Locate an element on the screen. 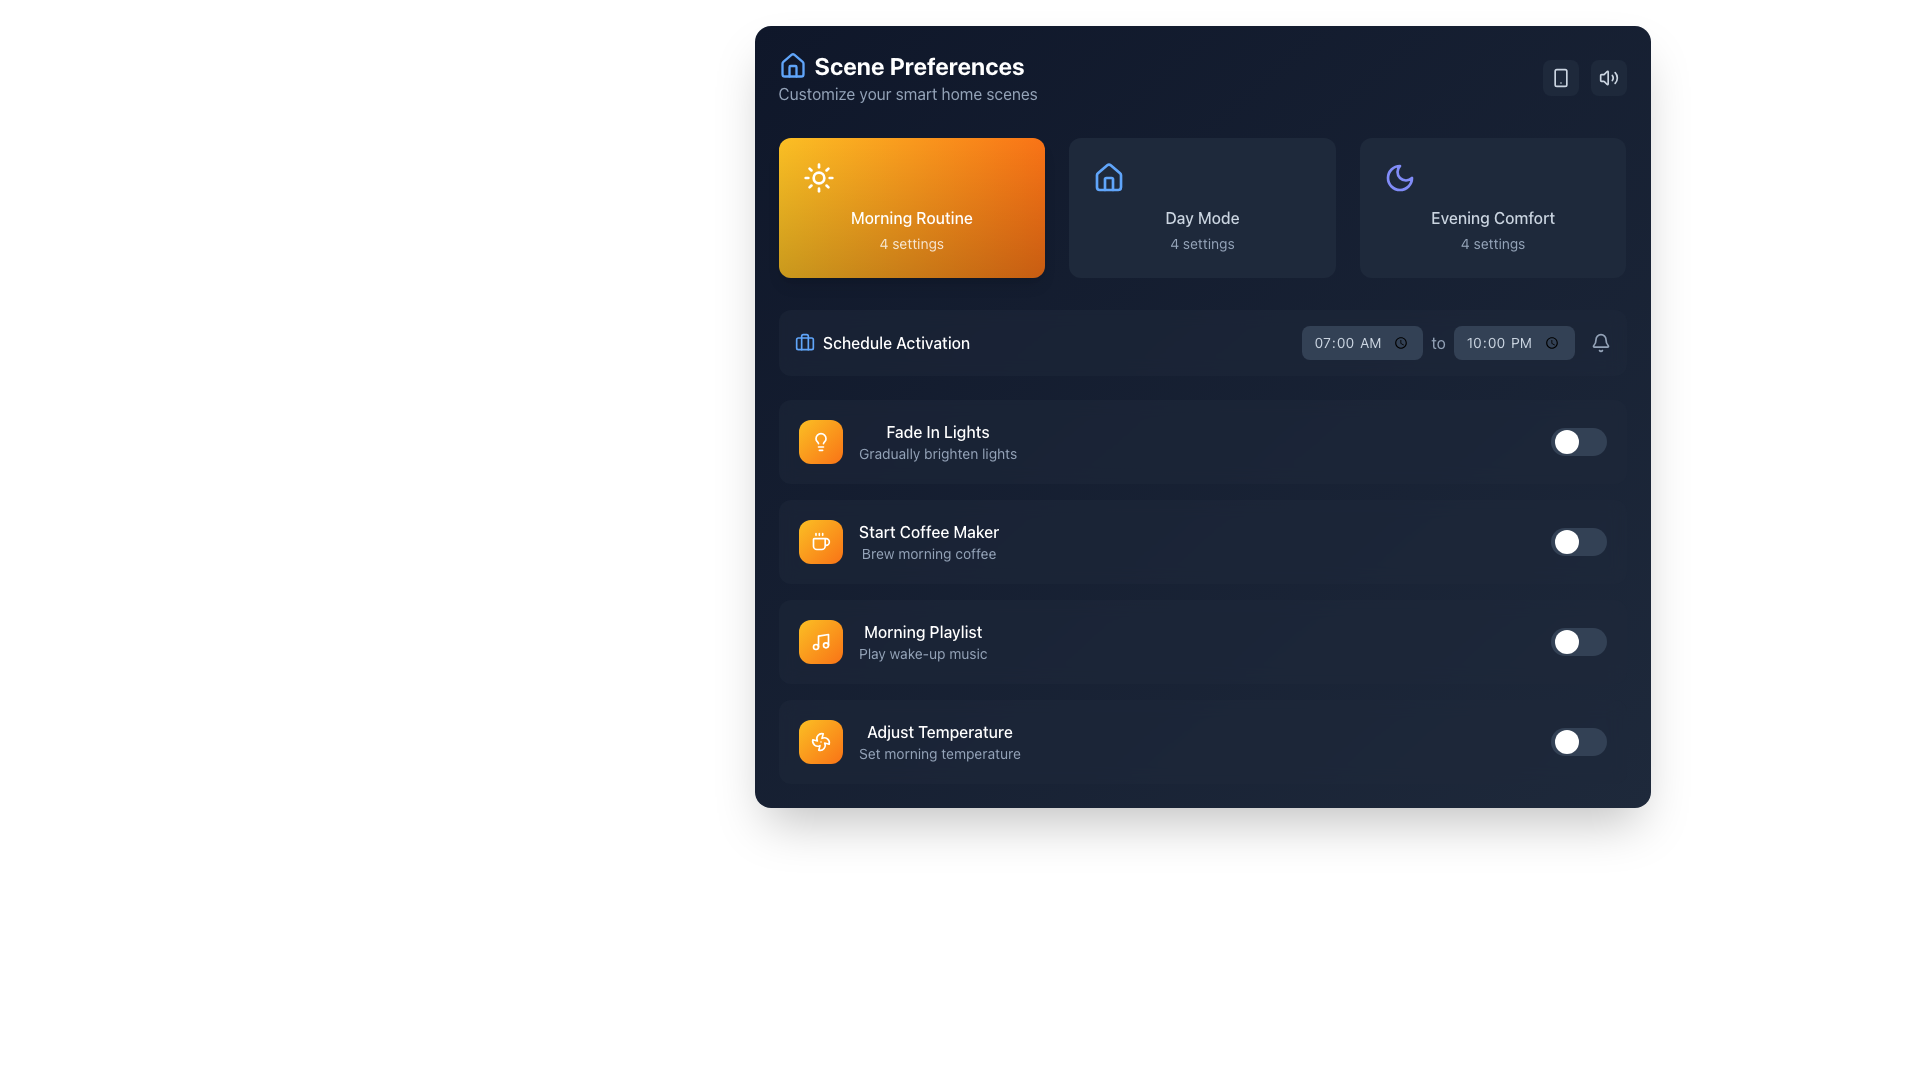 The image size is (1920, 1080). the text label indicating the number of settings associated with the 'Evening Comfort' feature, located in the upper-right section of the interface, below the main title 'Evening Comfort' is located at coordinates (1493, 242).